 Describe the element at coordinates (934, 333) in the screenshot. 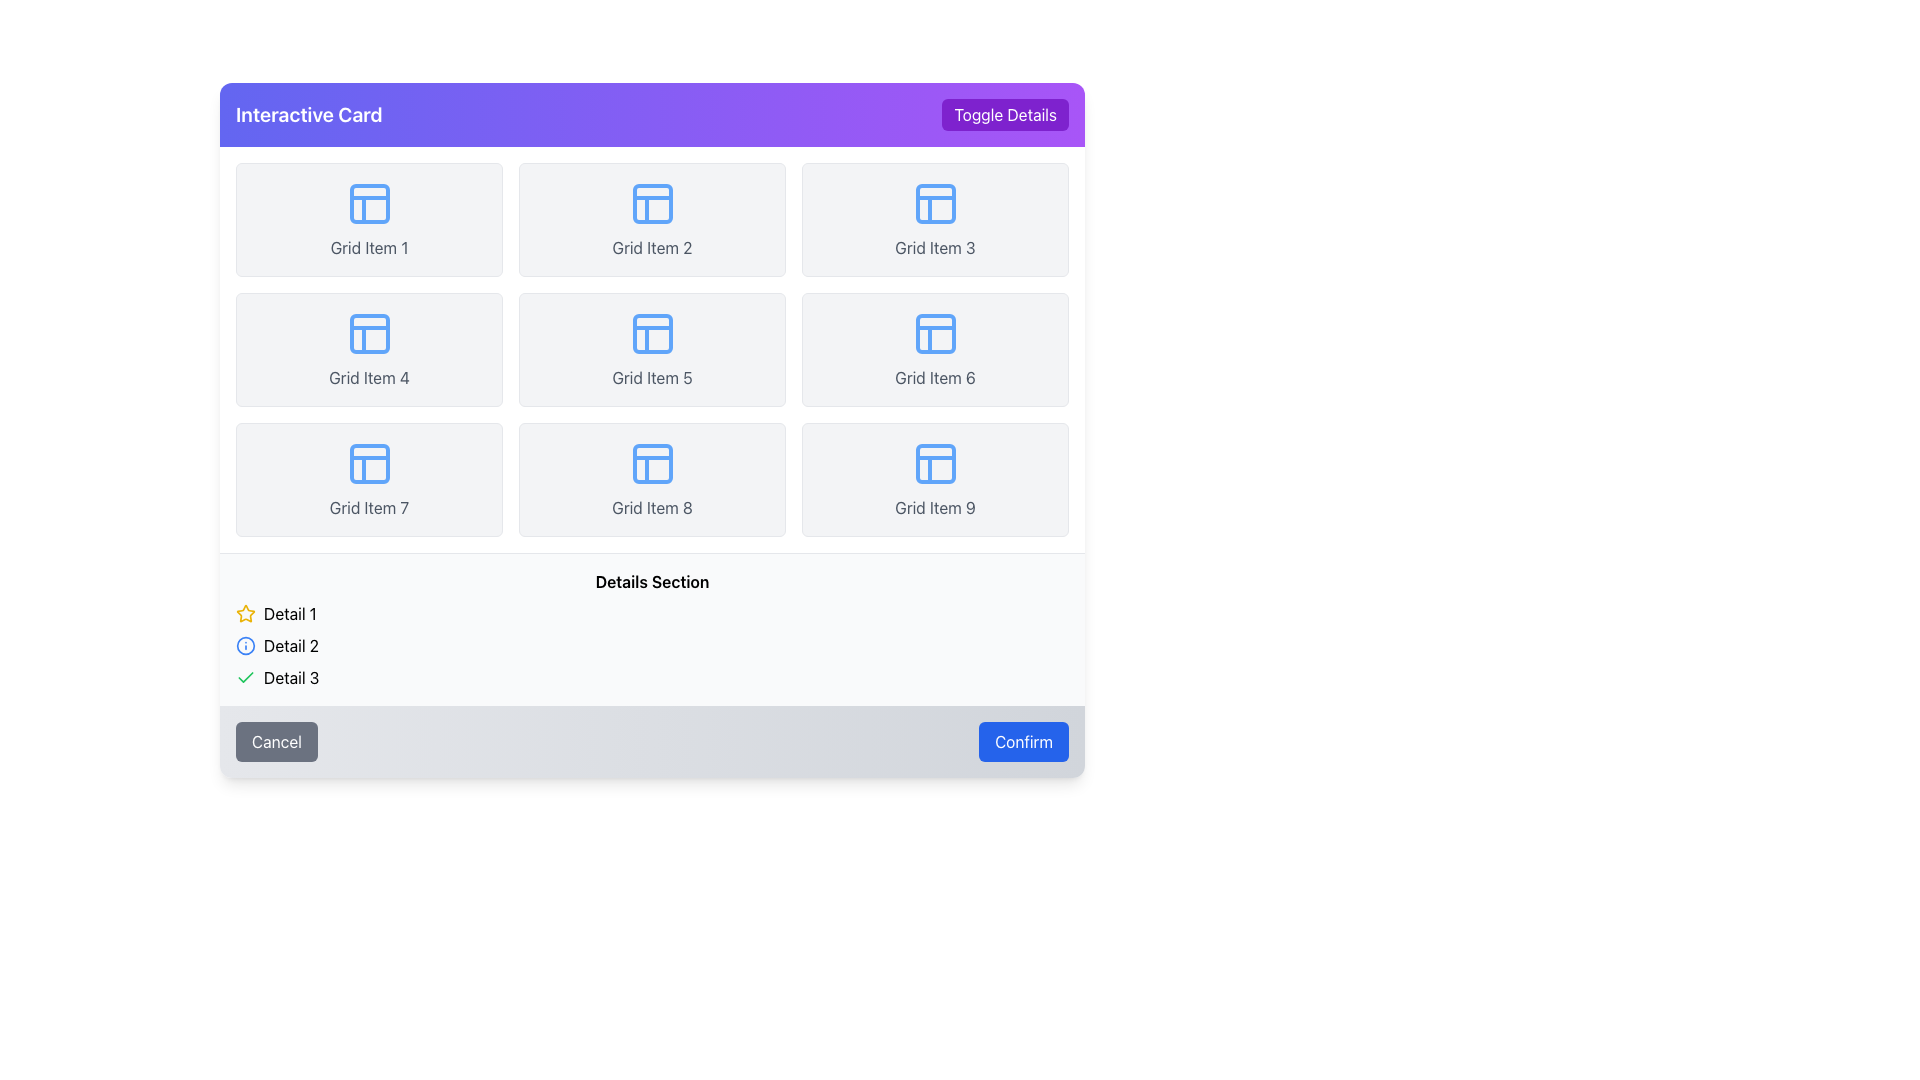

I see `the decorative element within the SVG graphic representing 'Grid Item 6', located in the second row, third column of a 3x3 grid arrangement in the main interface` at that location.